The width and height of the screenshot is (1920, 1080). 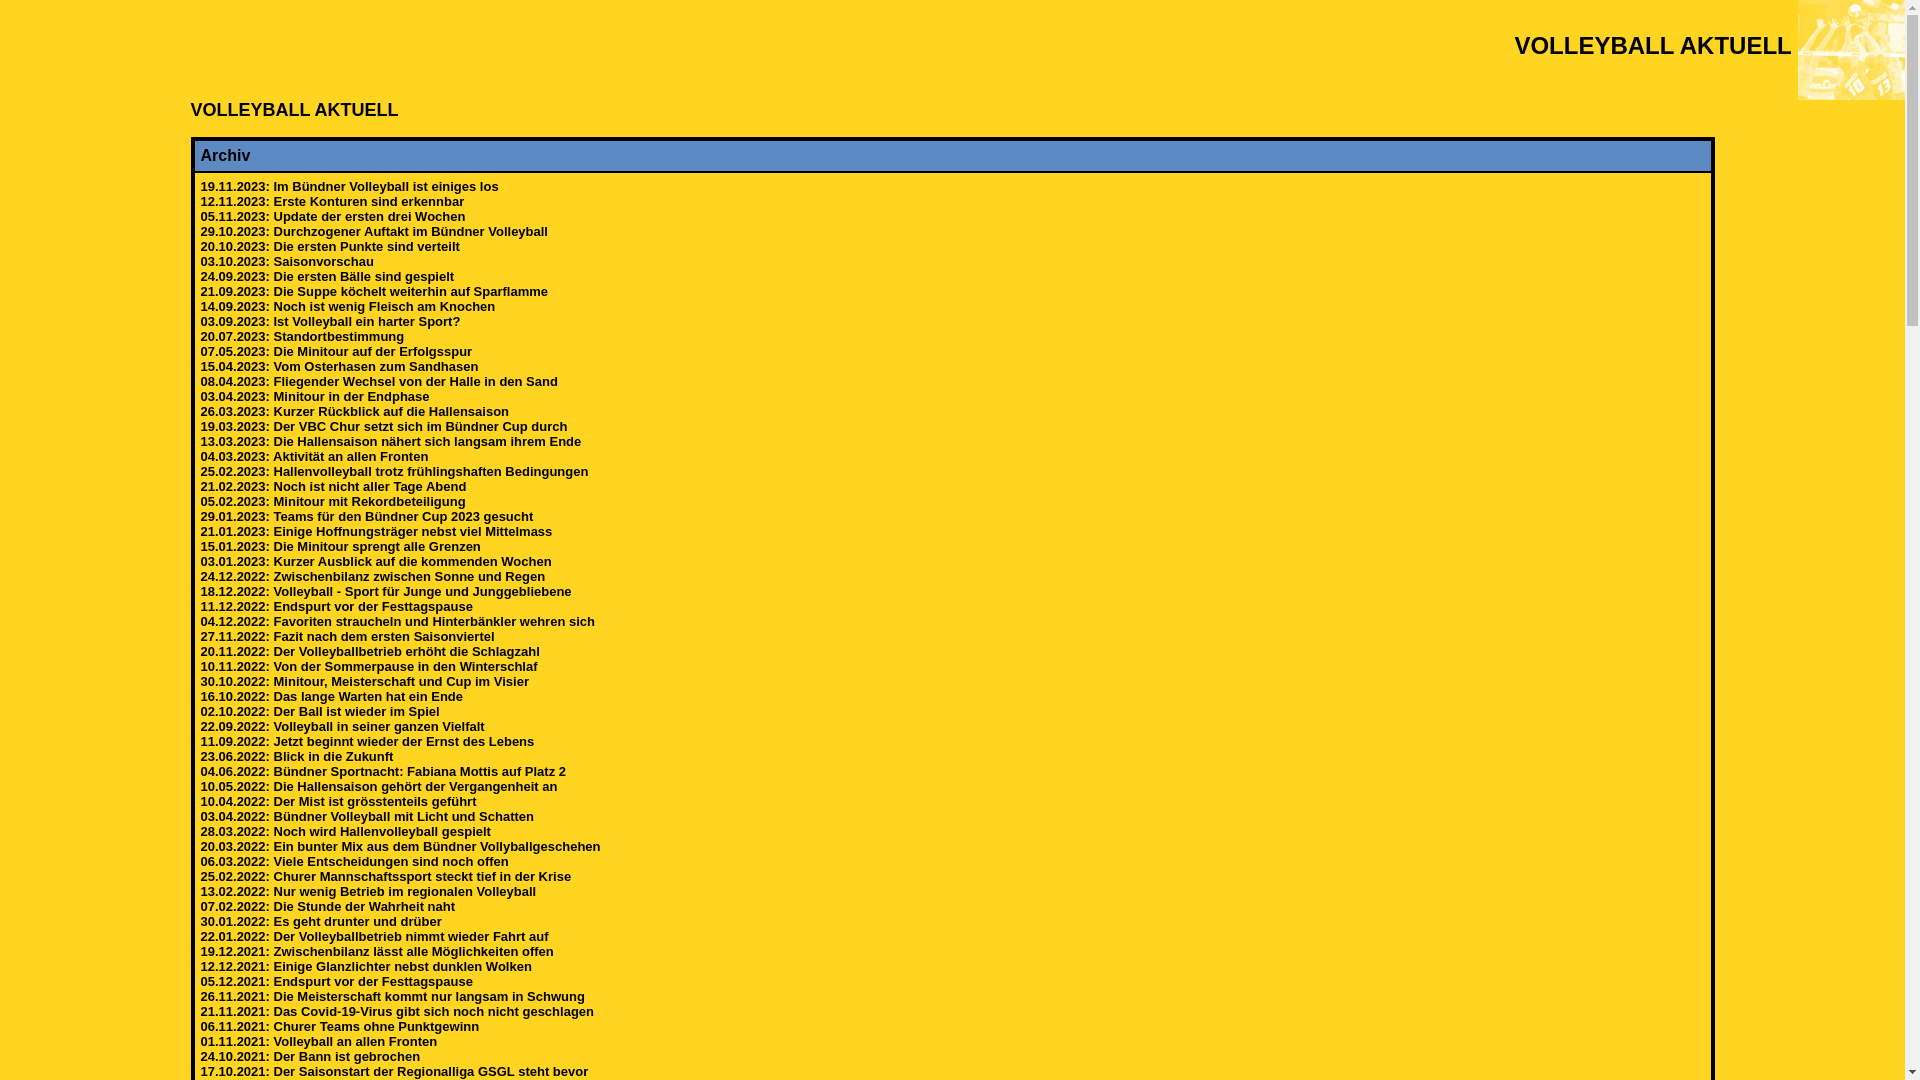 I want to click on '21.02.2023: Noch ist nicht aller Tage Abend', so click(x=332, y=486).